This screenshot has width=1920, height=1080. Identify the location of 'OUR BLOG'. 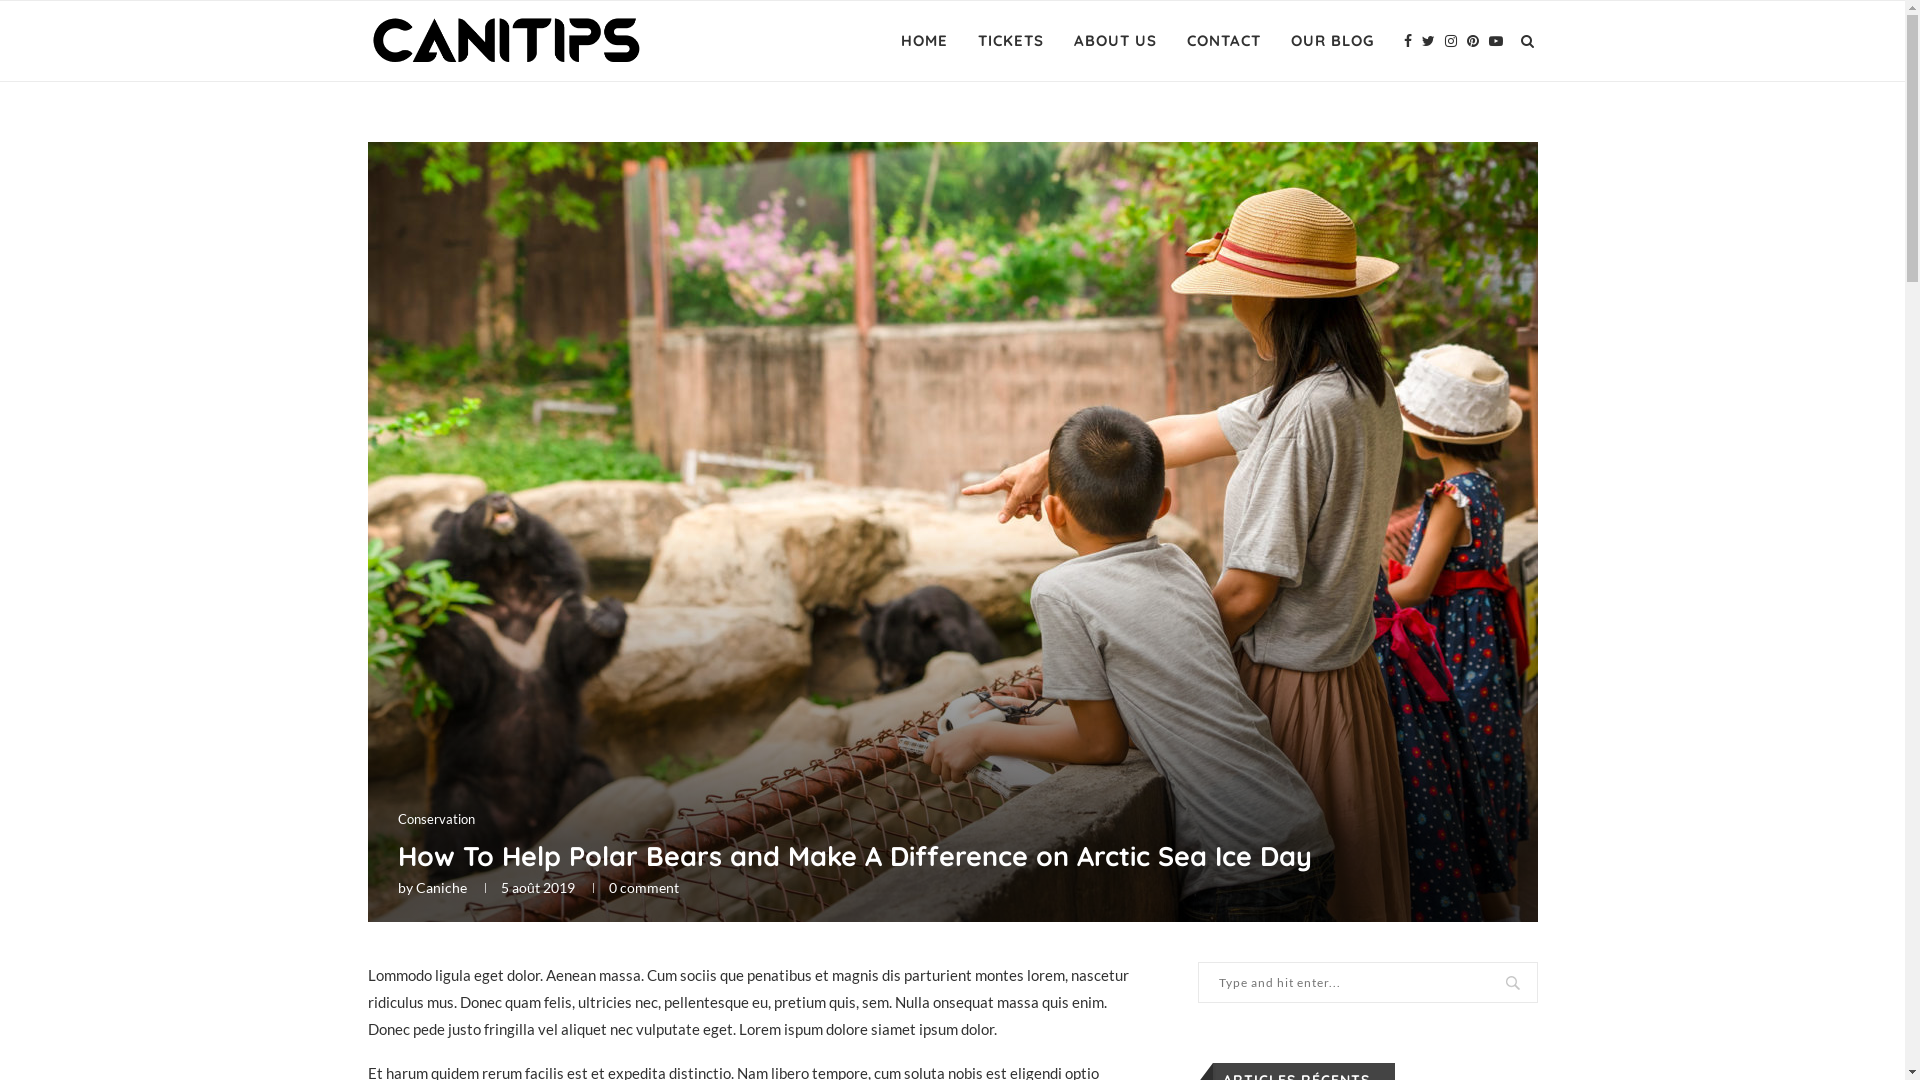
(1290, 41).